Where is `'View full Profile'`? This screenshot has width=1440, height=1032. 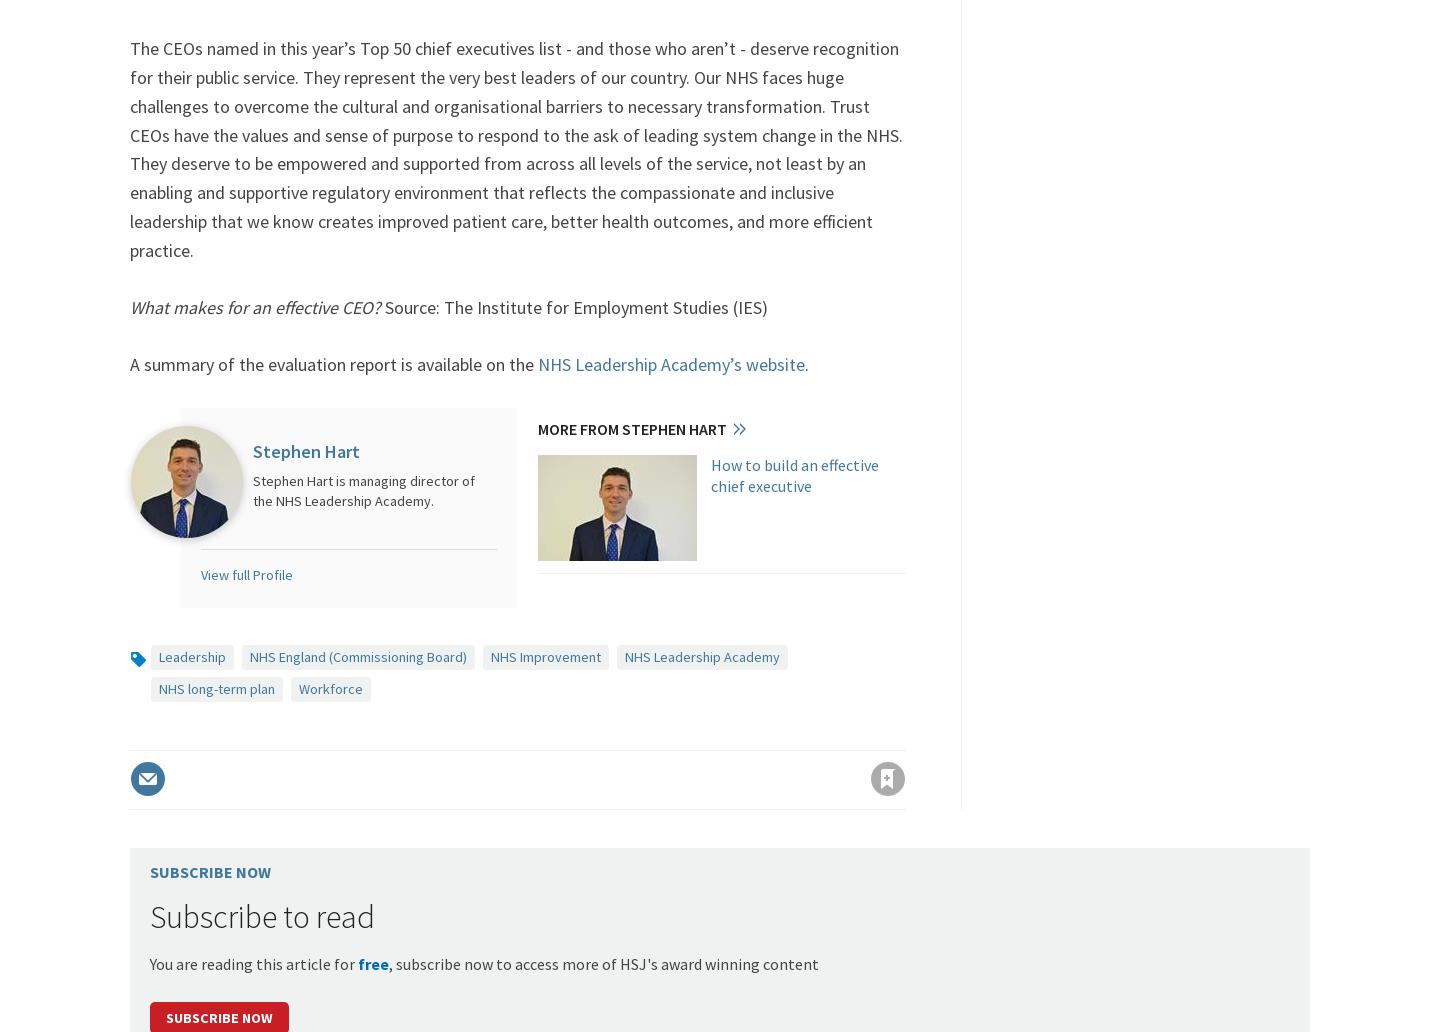 'View full Profile' is located at coordinates (245, 575).